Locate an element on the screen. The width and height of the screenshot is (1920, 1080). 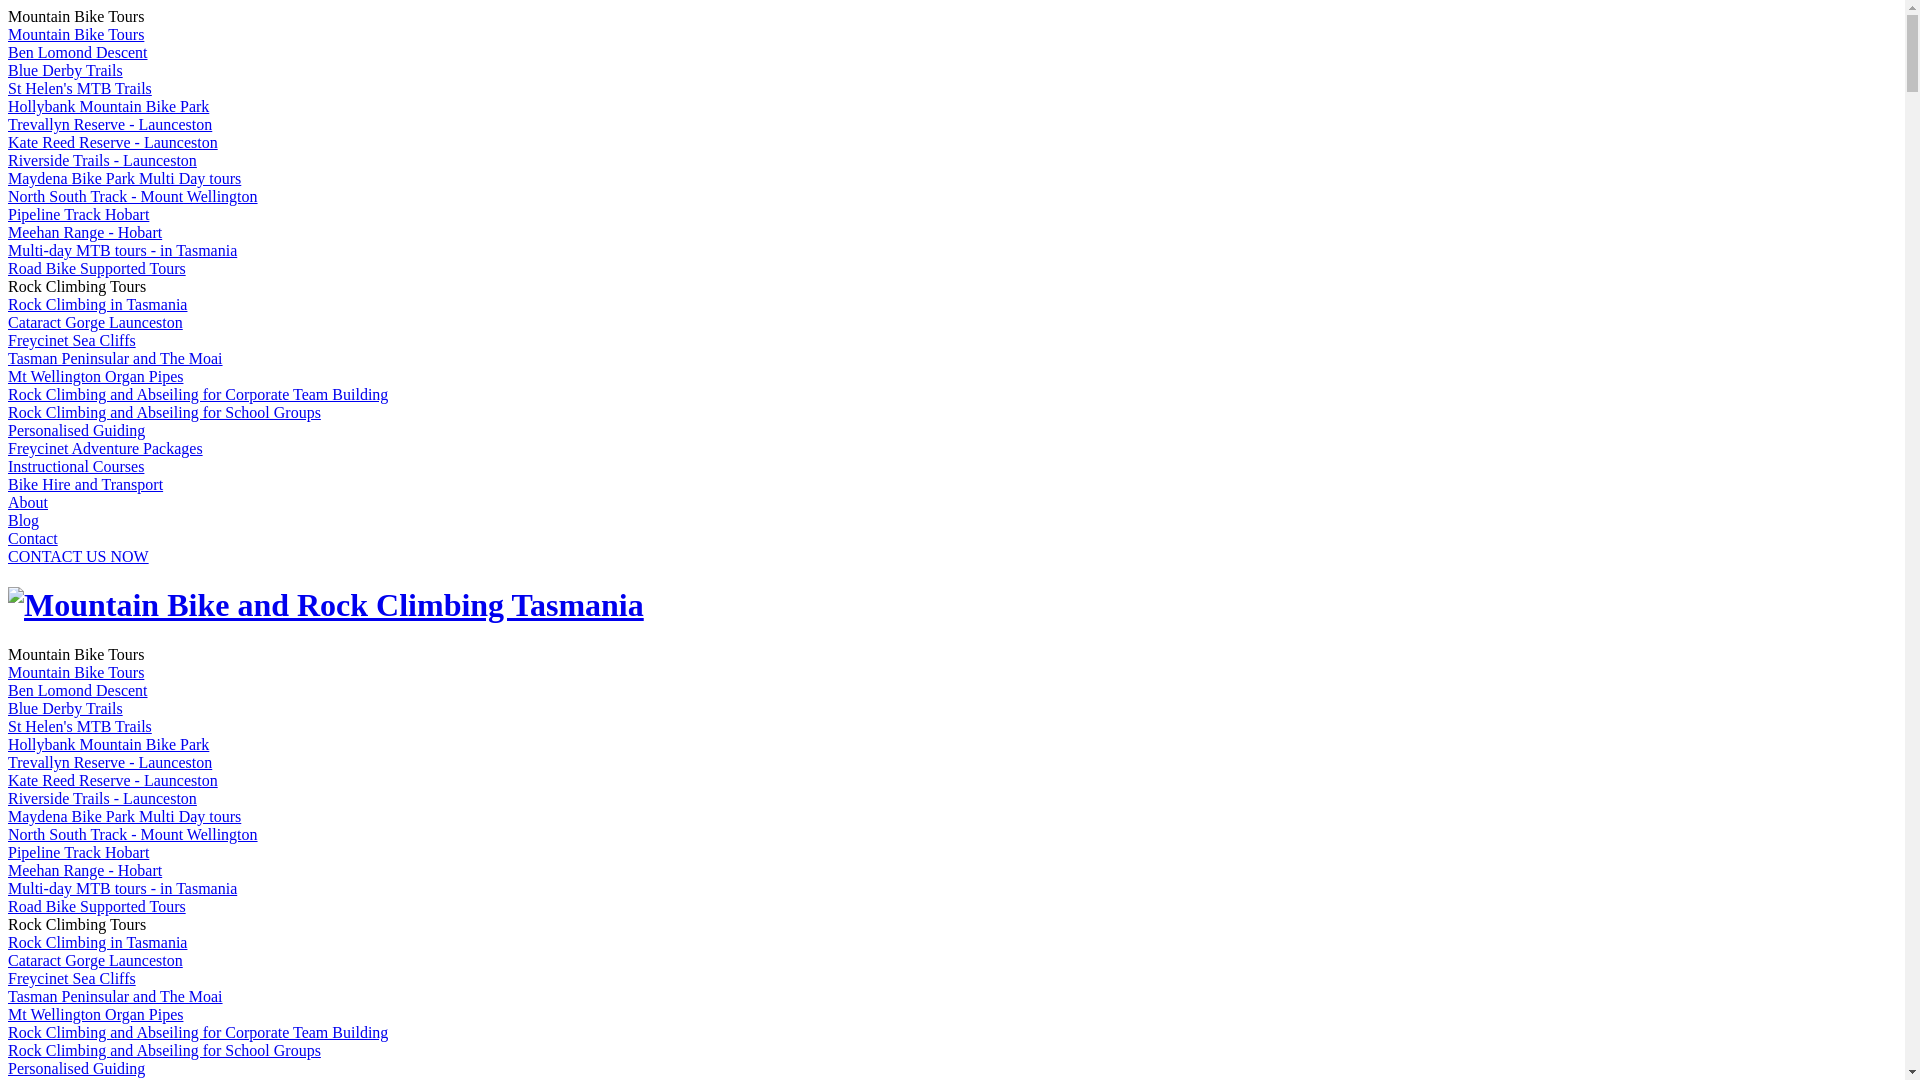
'Rock Climbing and Abseiling for School Groups' is located at coordinates (164, 411).